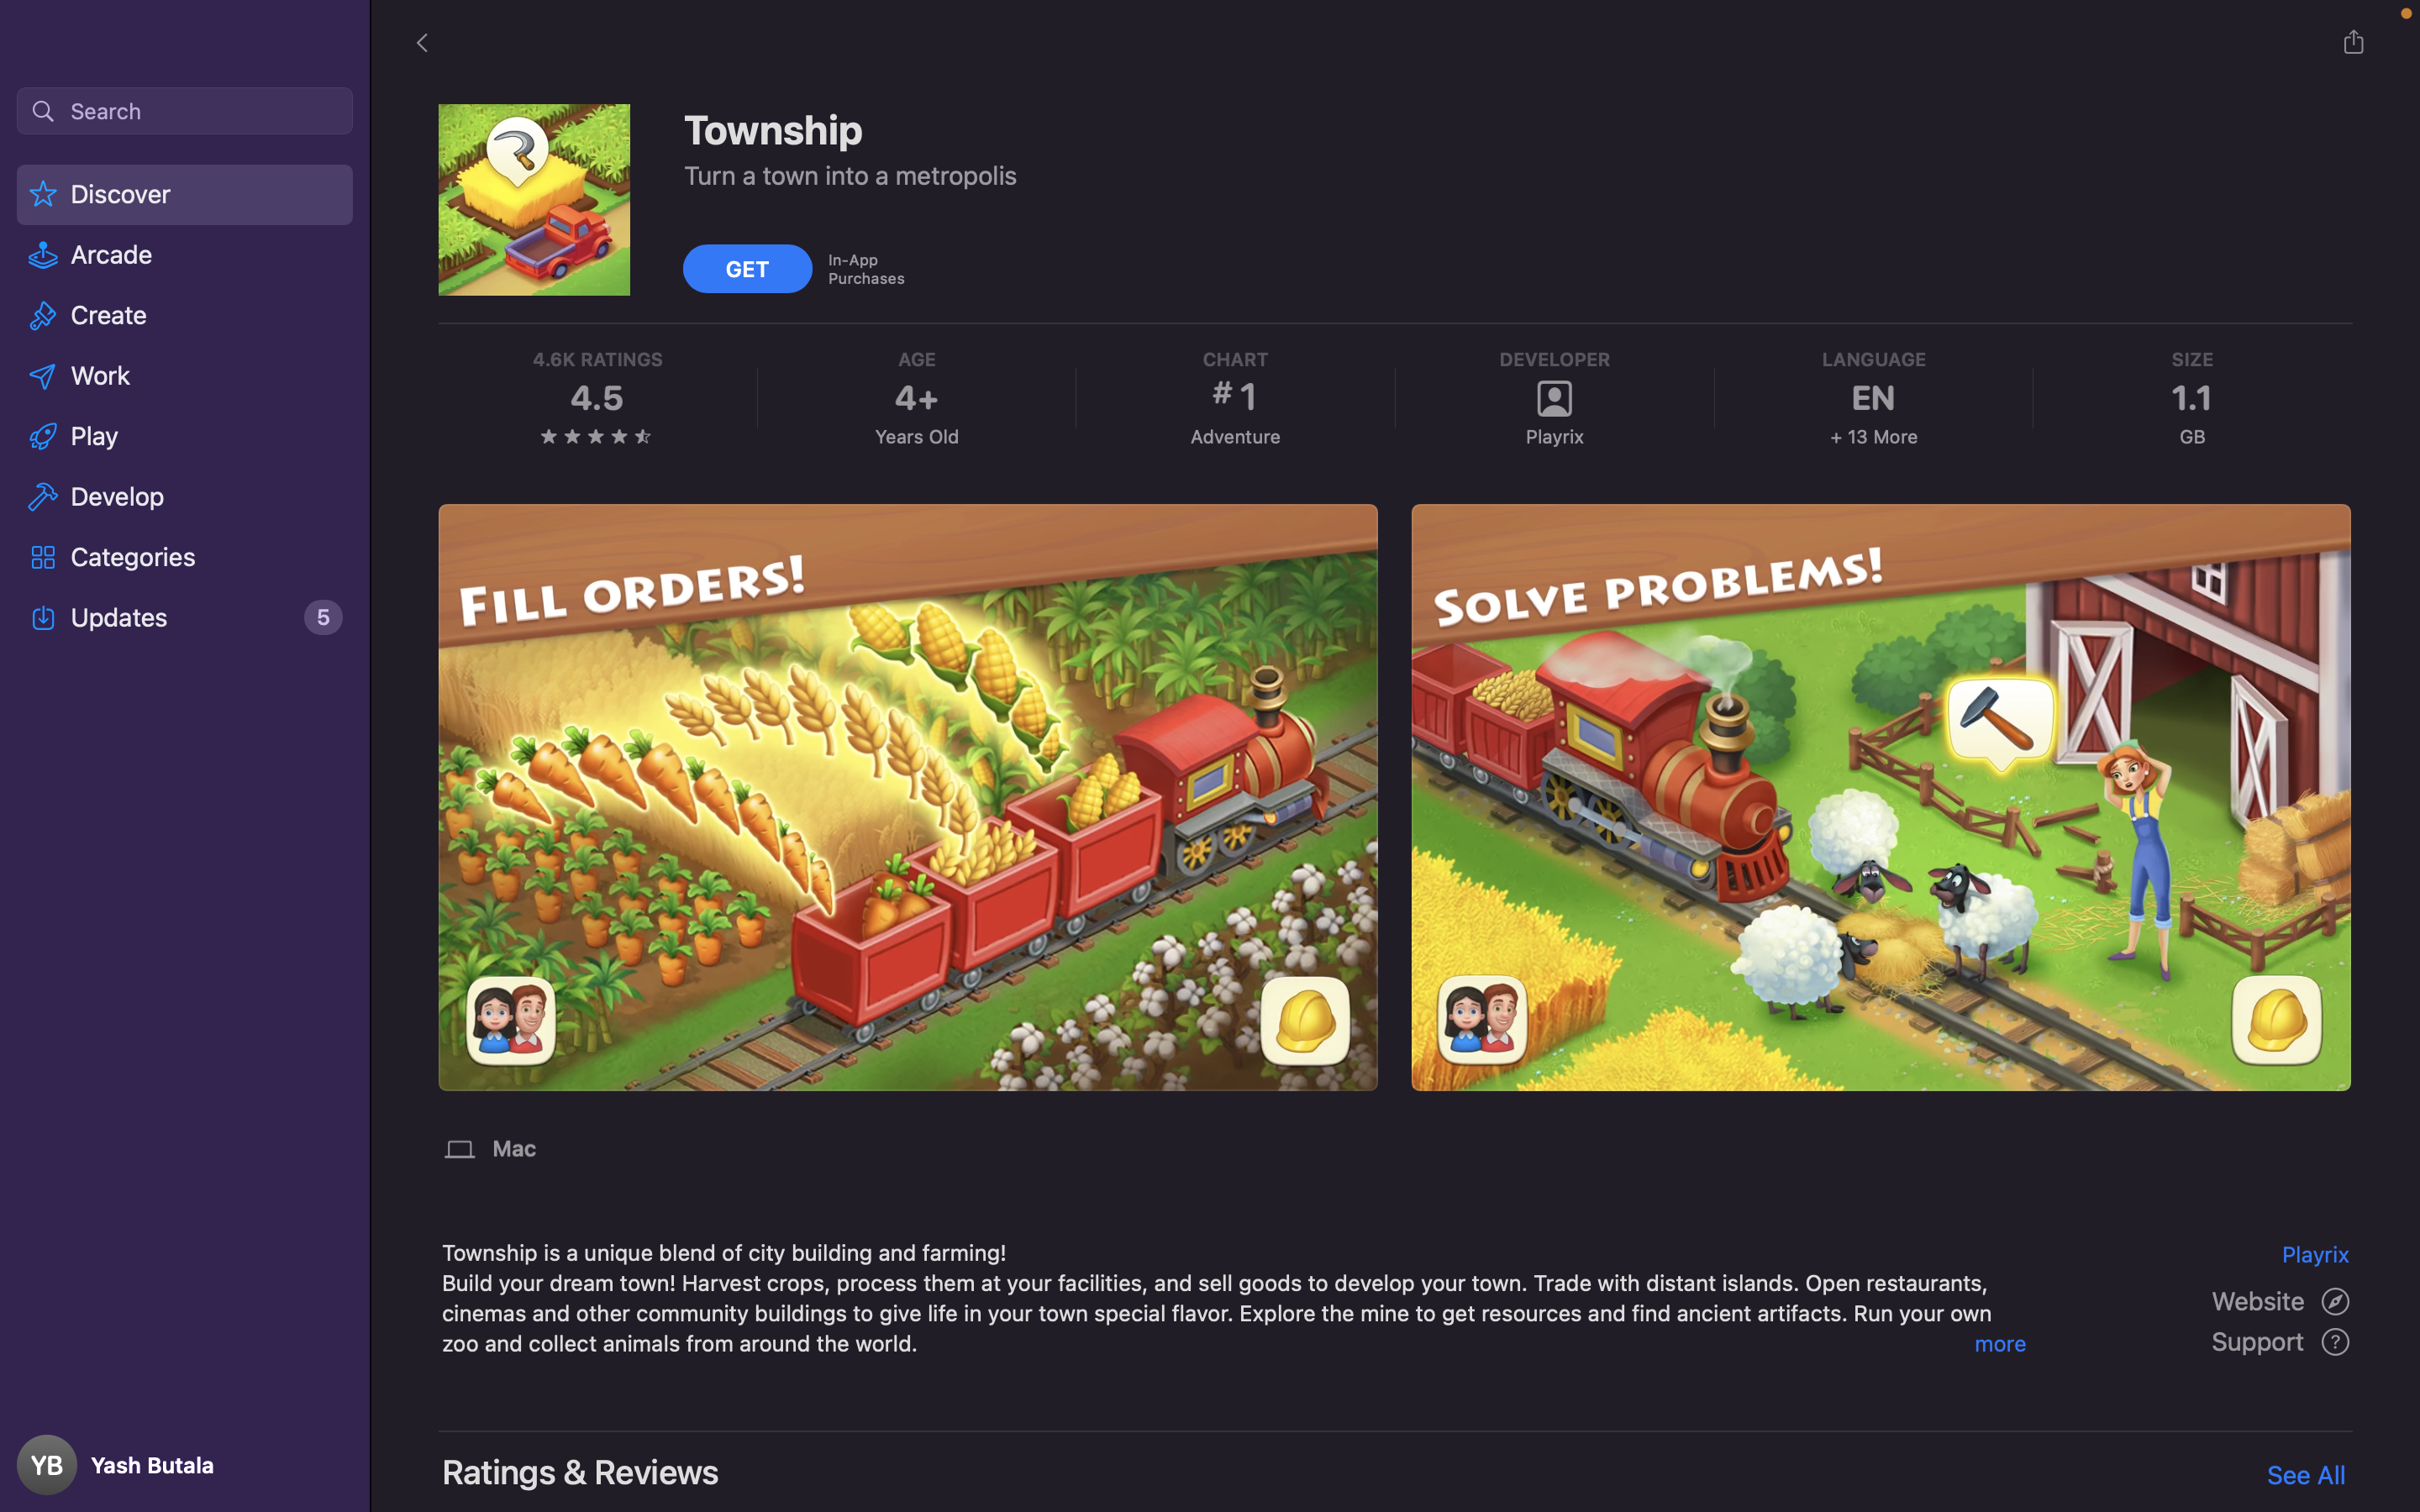  I want to click on the website of the application, so click(2283, 1299).